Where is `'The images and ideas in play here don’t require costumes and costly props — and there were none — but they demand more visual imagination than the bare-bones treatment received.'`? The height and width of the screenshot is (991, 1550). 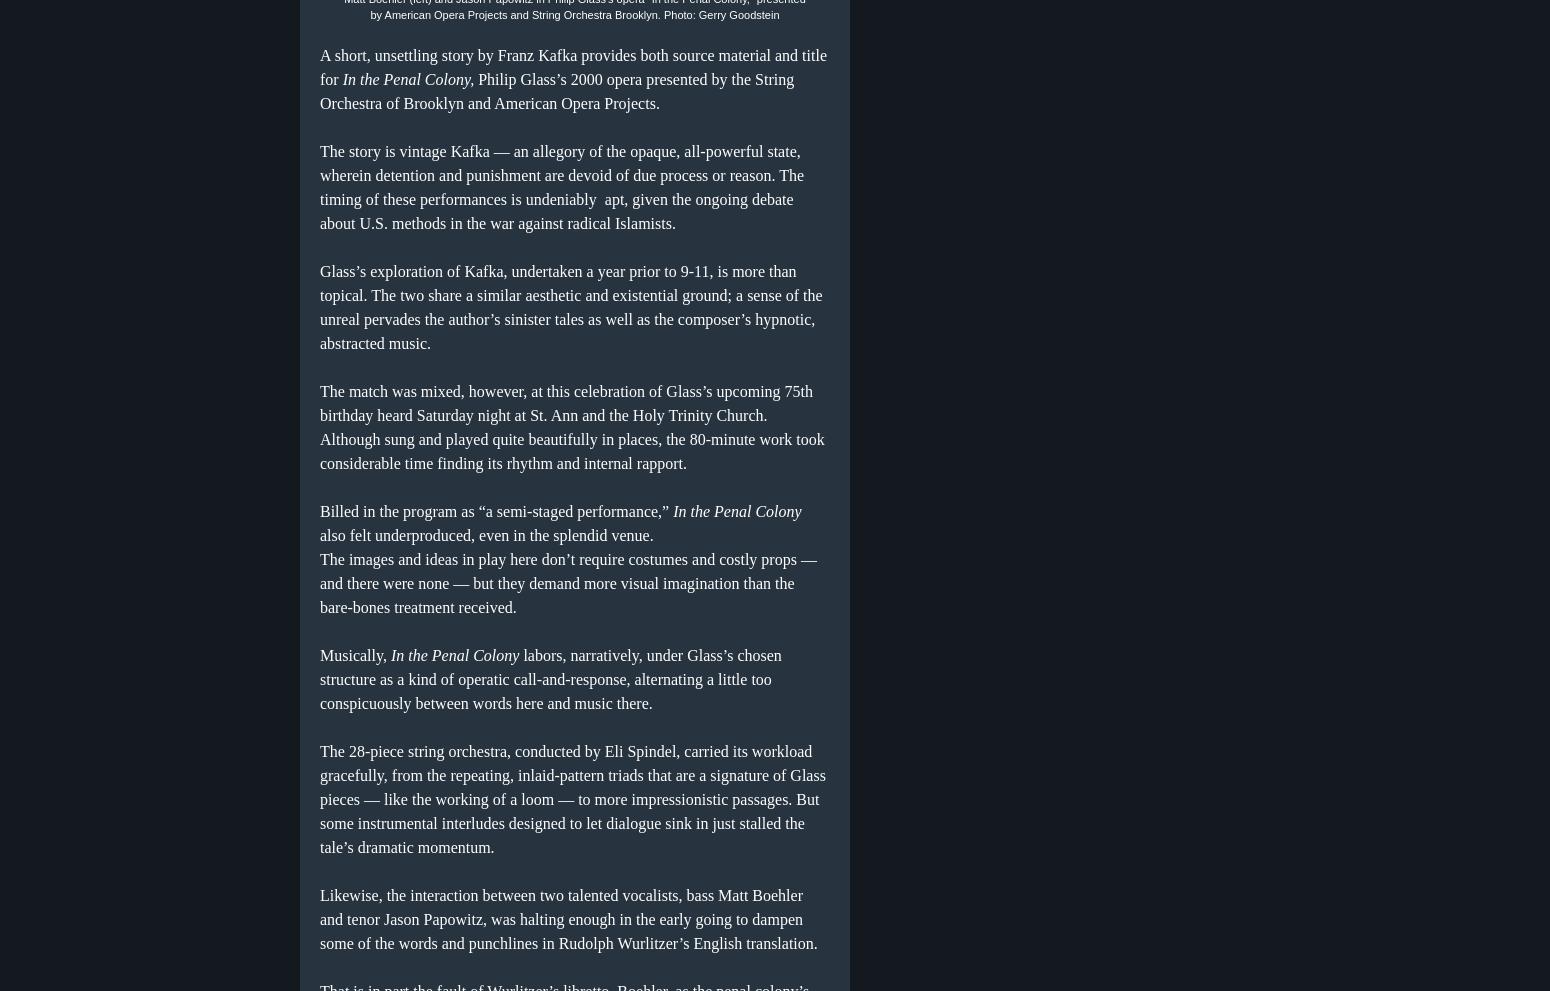
'The images and ideas in play here don’t require costumes and costly props — and there were none — but they demand more visual imagination than the bare-bones treatment received.' is located at coordinates (568, 581).